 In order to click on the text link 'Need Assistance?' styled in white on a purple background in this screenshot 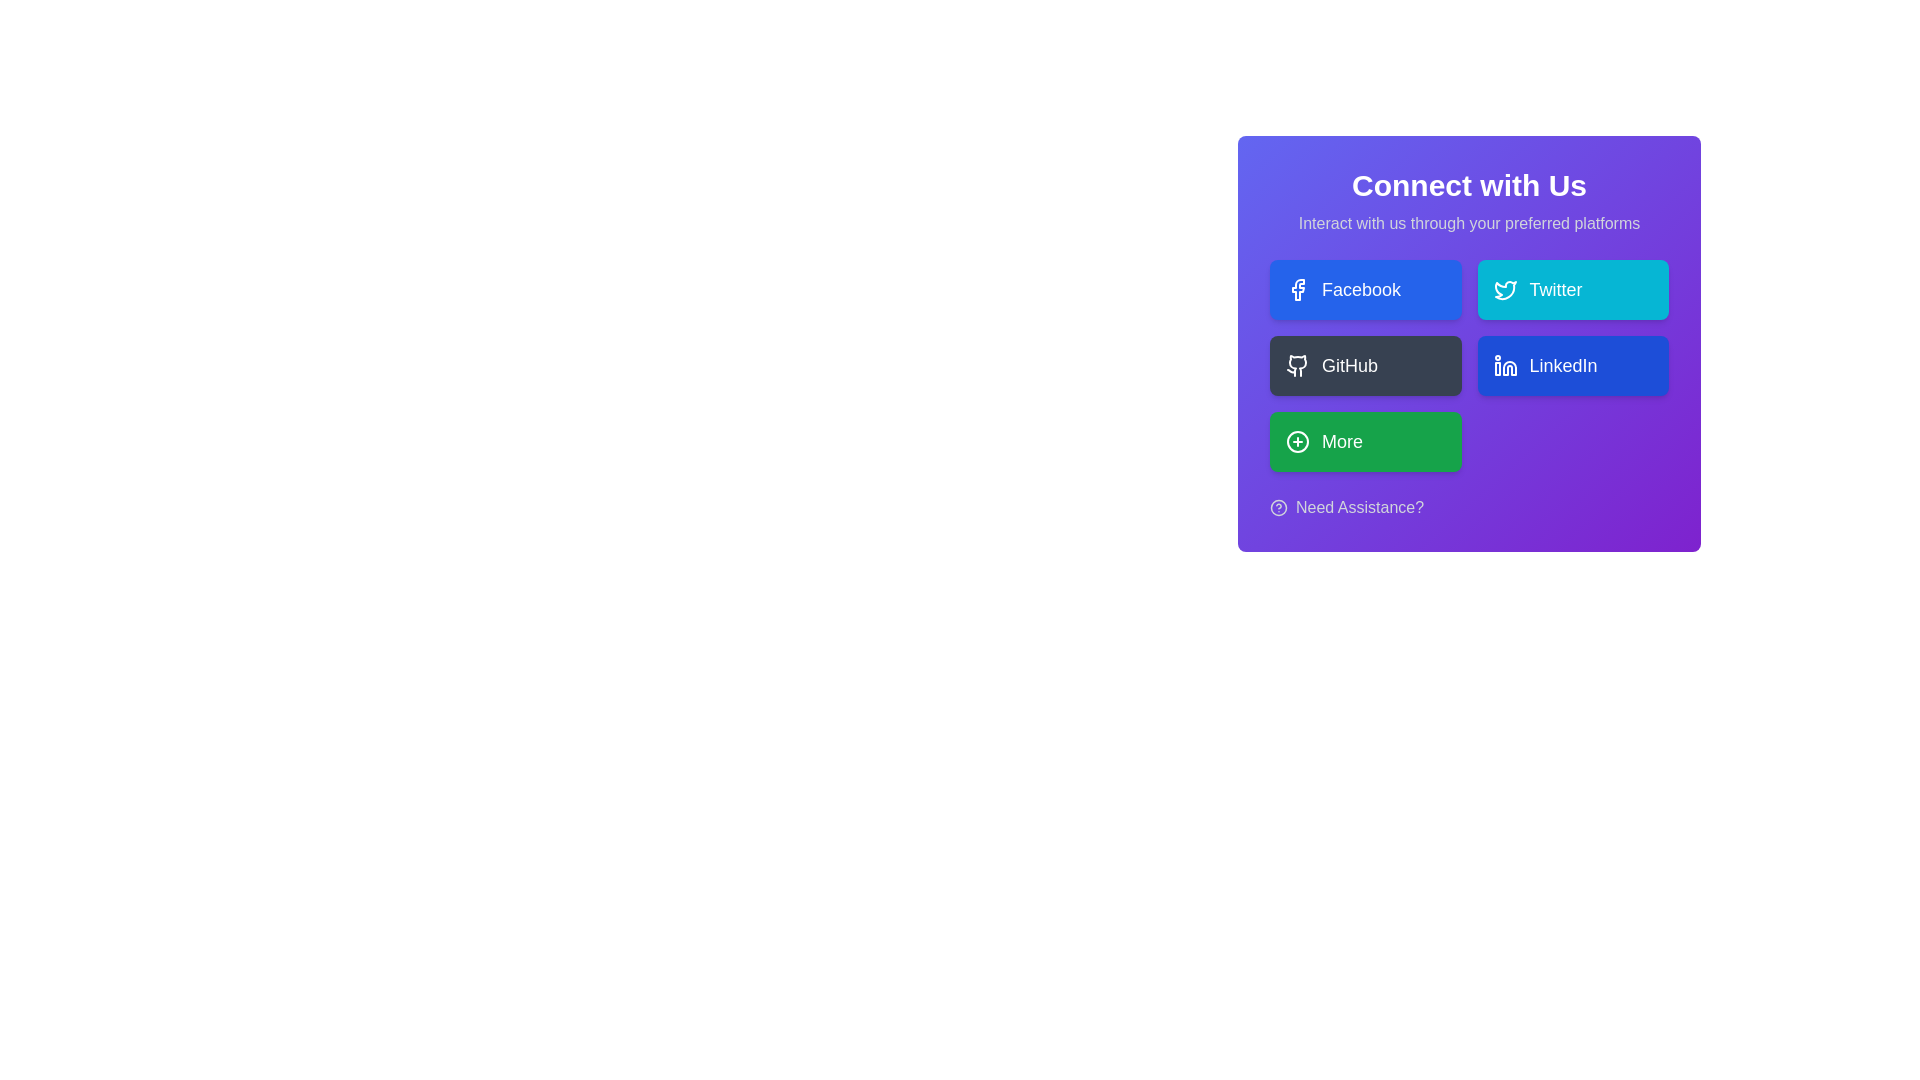, I will do `click(1360, 507)`.